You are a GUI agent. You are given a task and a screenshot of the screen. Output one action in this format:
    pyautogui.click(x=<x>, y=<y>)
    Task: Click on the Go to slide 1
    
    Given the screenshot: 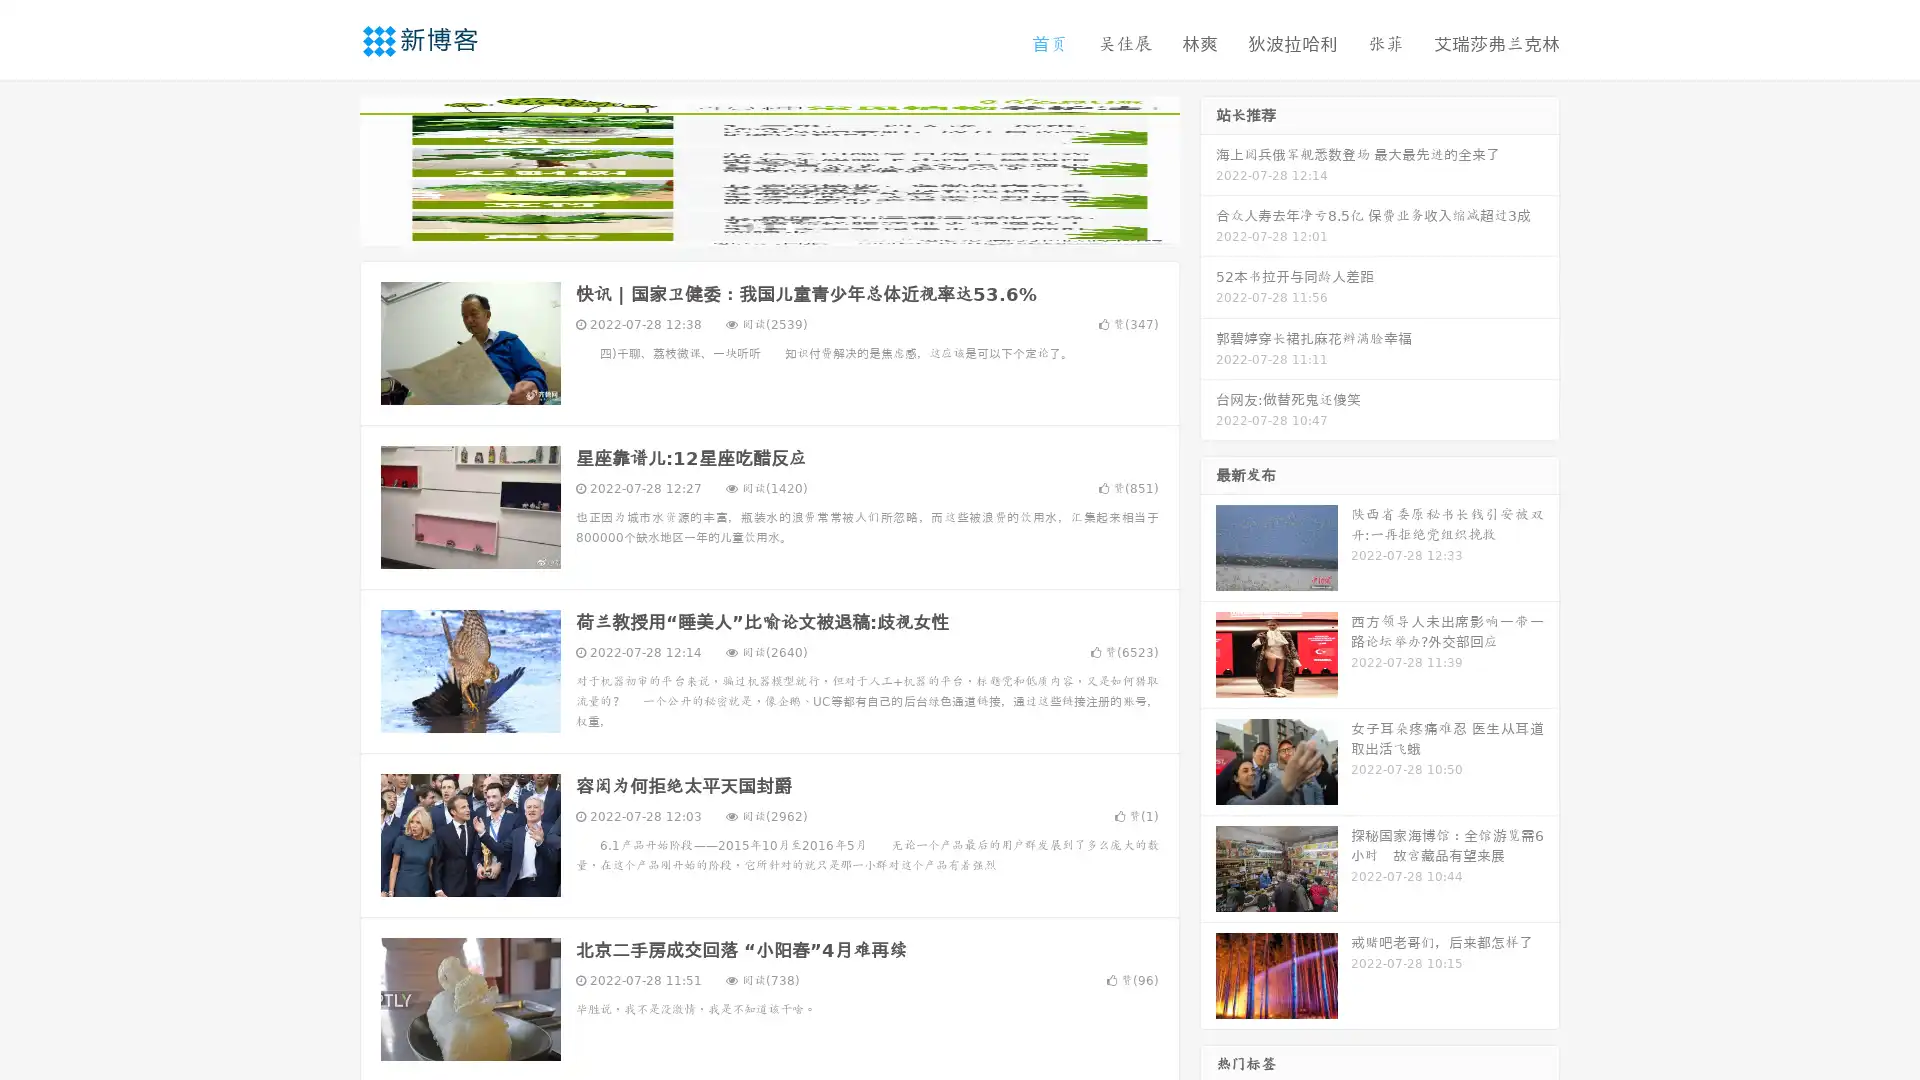 What is the action you would take?
    pyautogui.click(x=748, y=225)
    